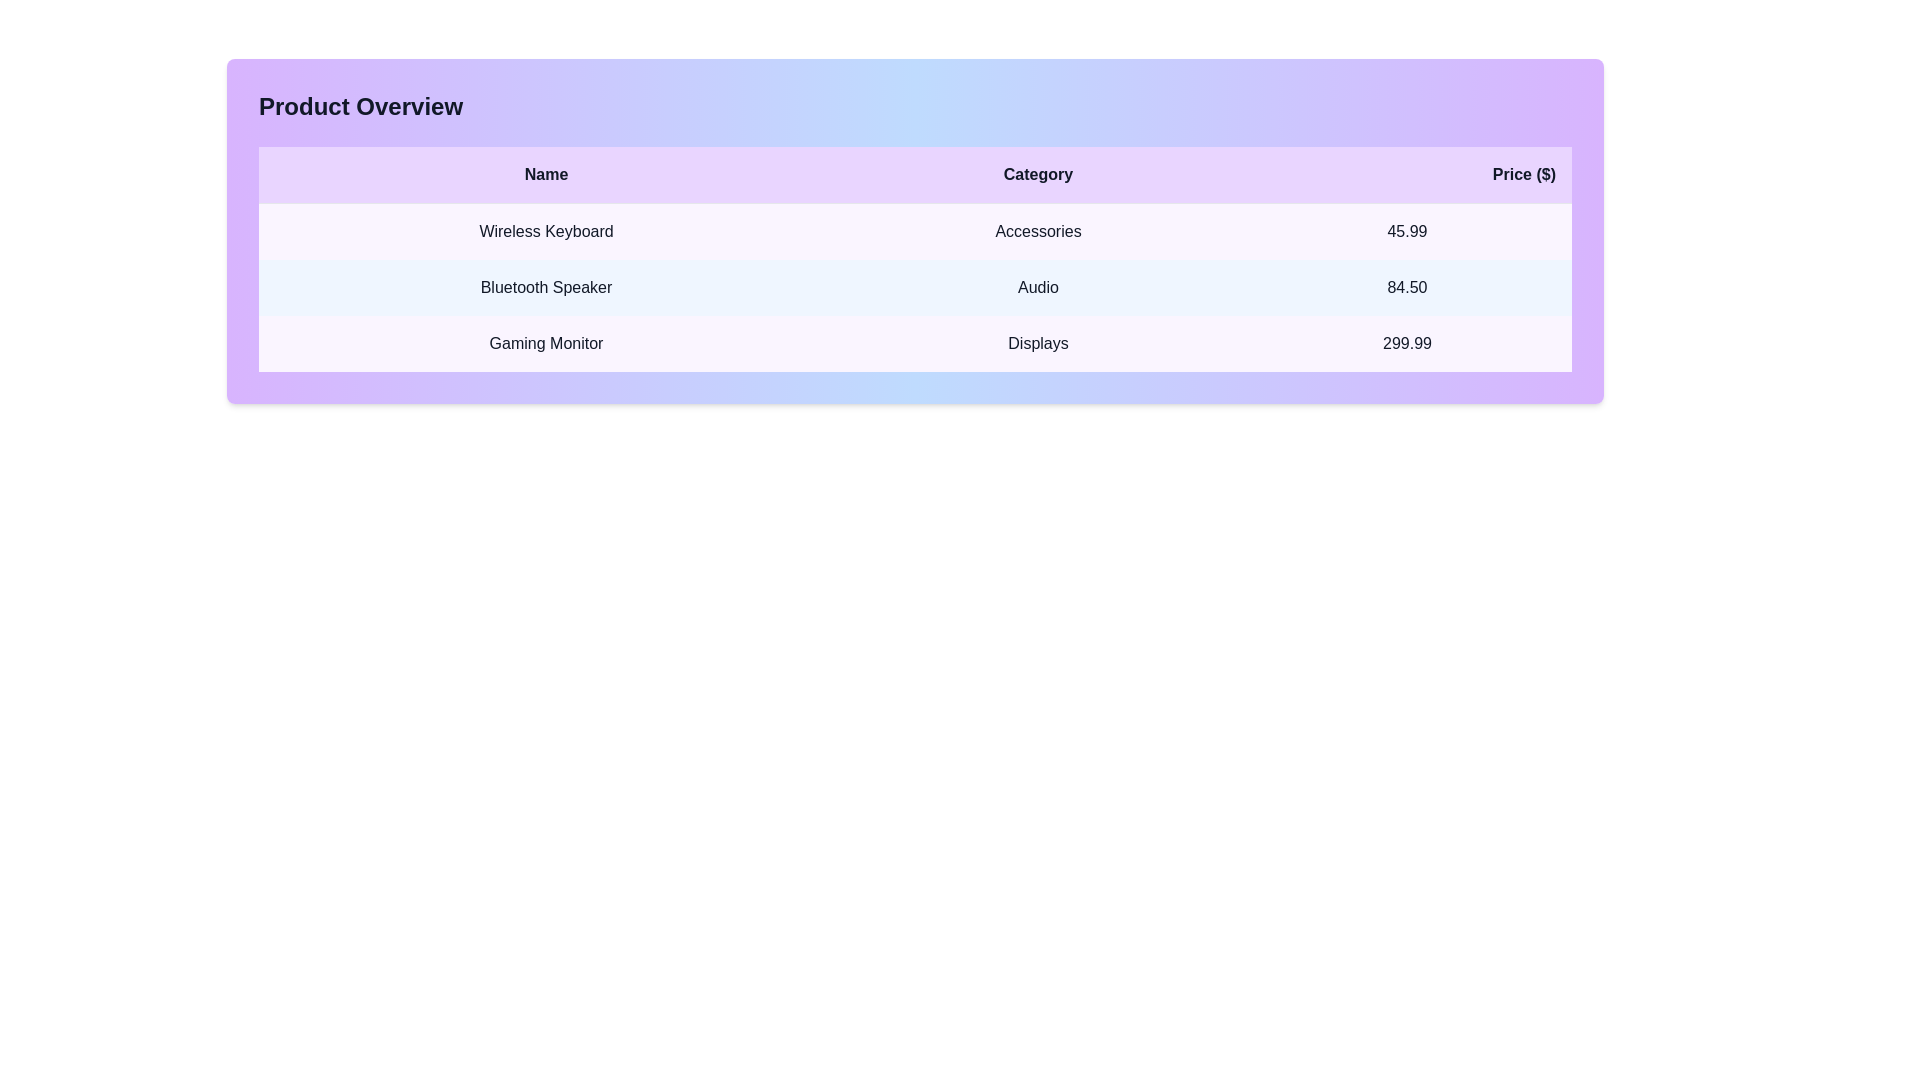 The image size is (1920, 1080). What do you see at coordinates (546, 342) in the screenshot?
I see `the text display element labeled 'Gaming Monitor' in the product overview table, located in the third row under the 'Name' column` at bounding box center [546, 342].